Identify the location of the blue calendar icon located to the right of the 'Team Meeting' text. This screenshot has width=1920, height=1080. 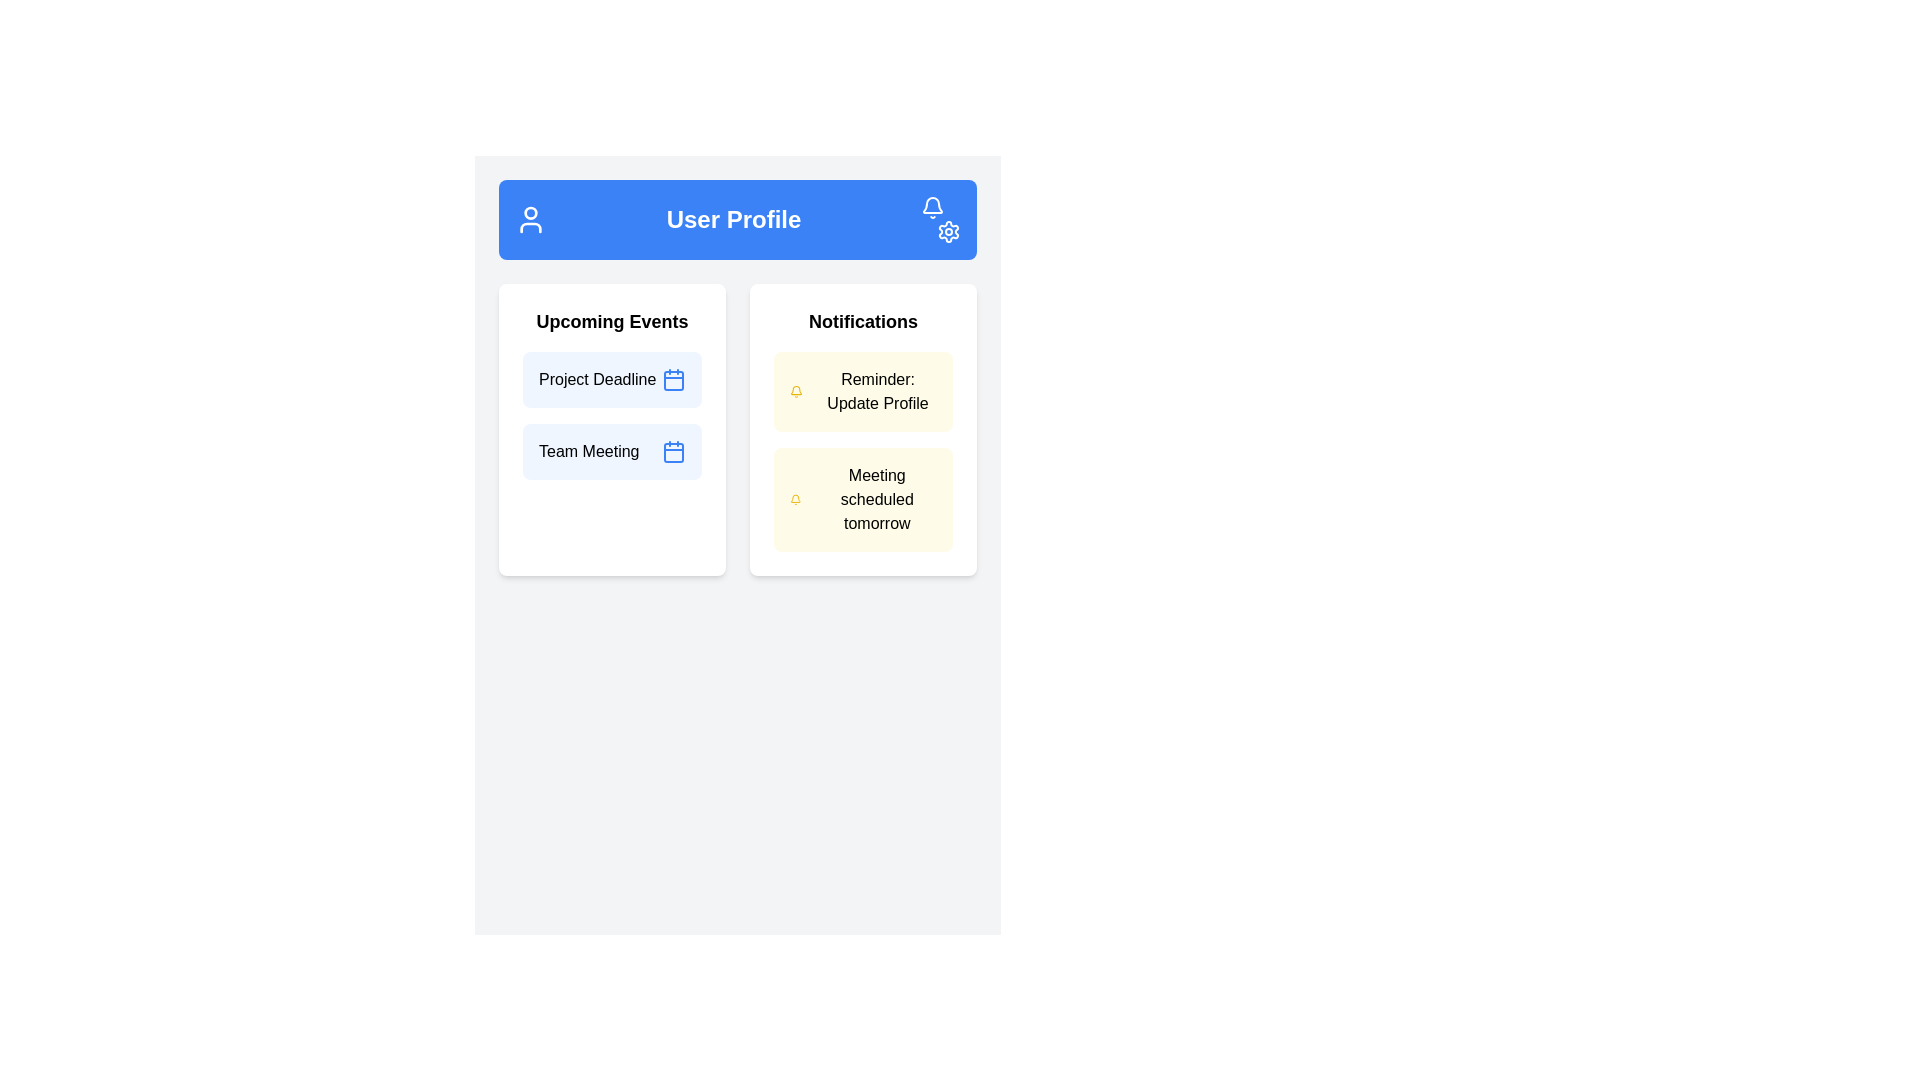
(673, 451).